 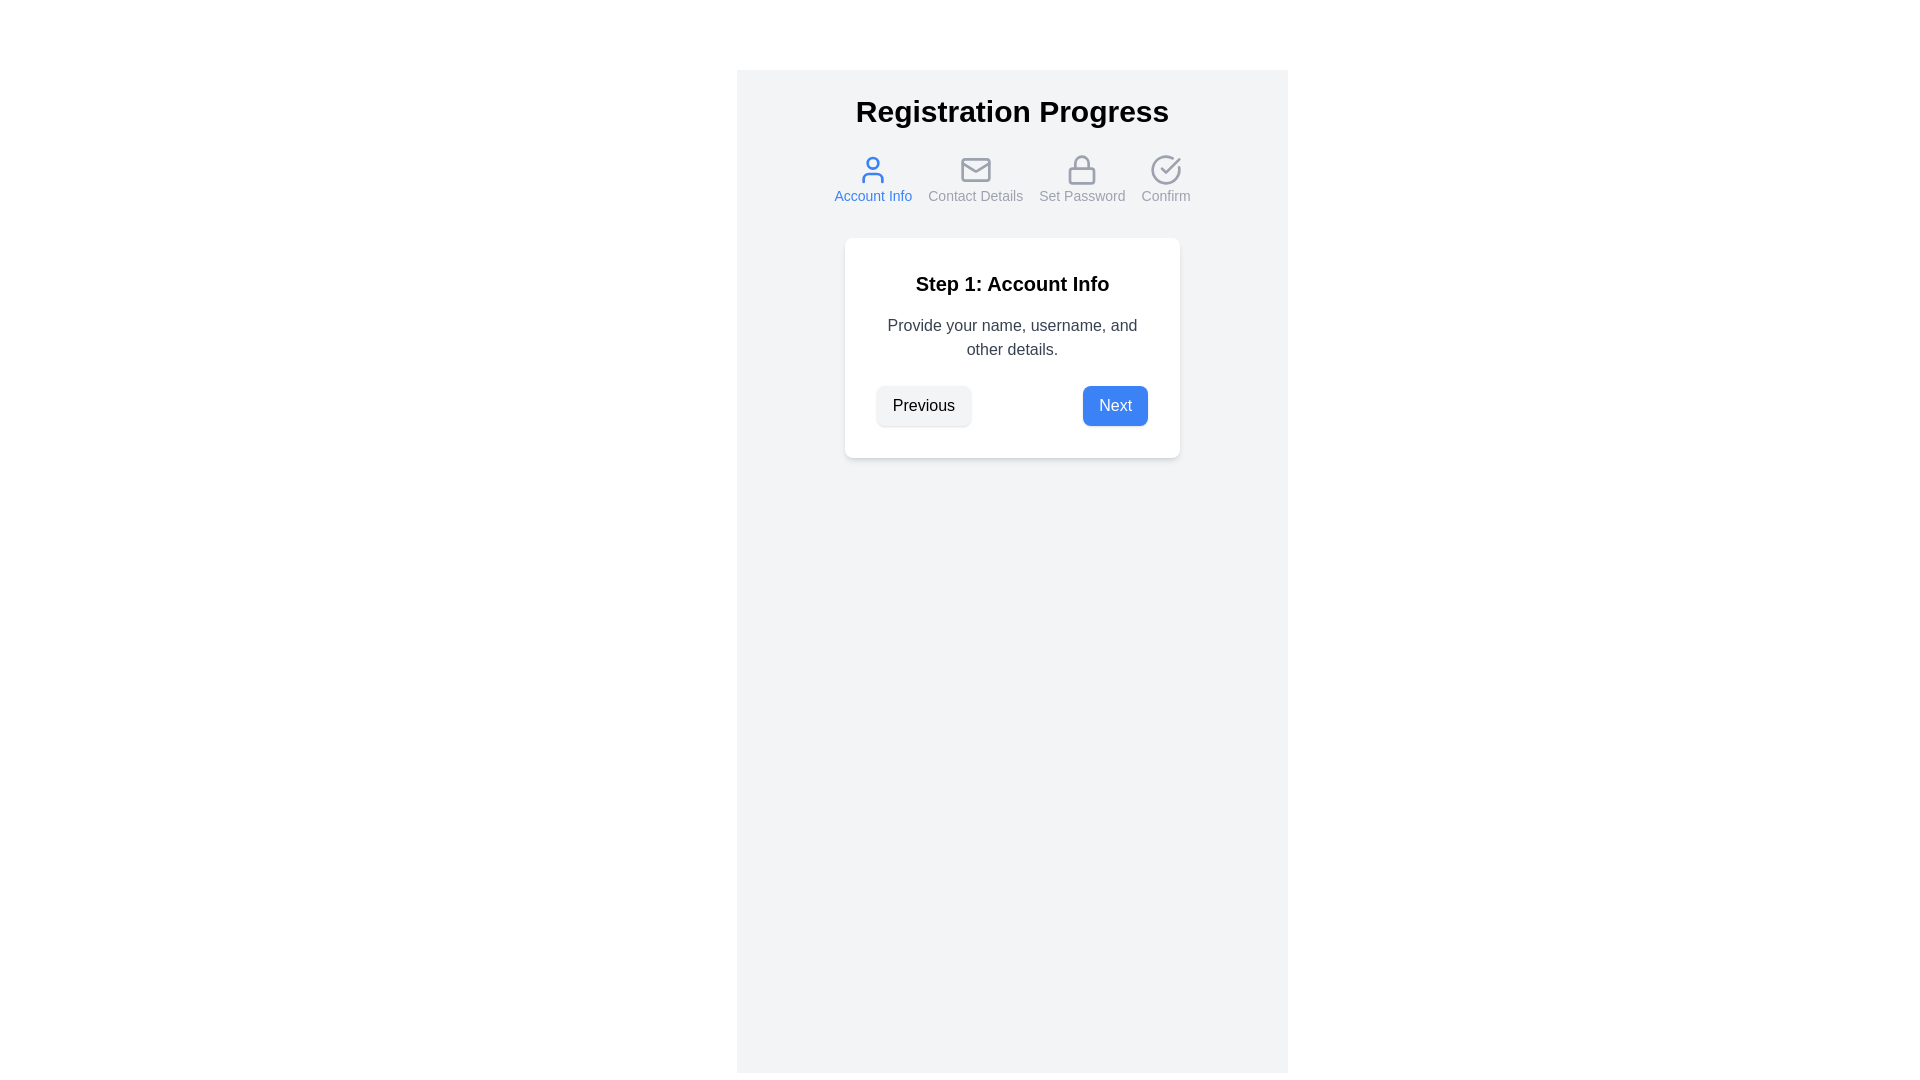 I want to click on the mail icon with an envelope shape located in the horizontal navigation bar, positioned second from the left among four icons, so click(x=975, y=168).